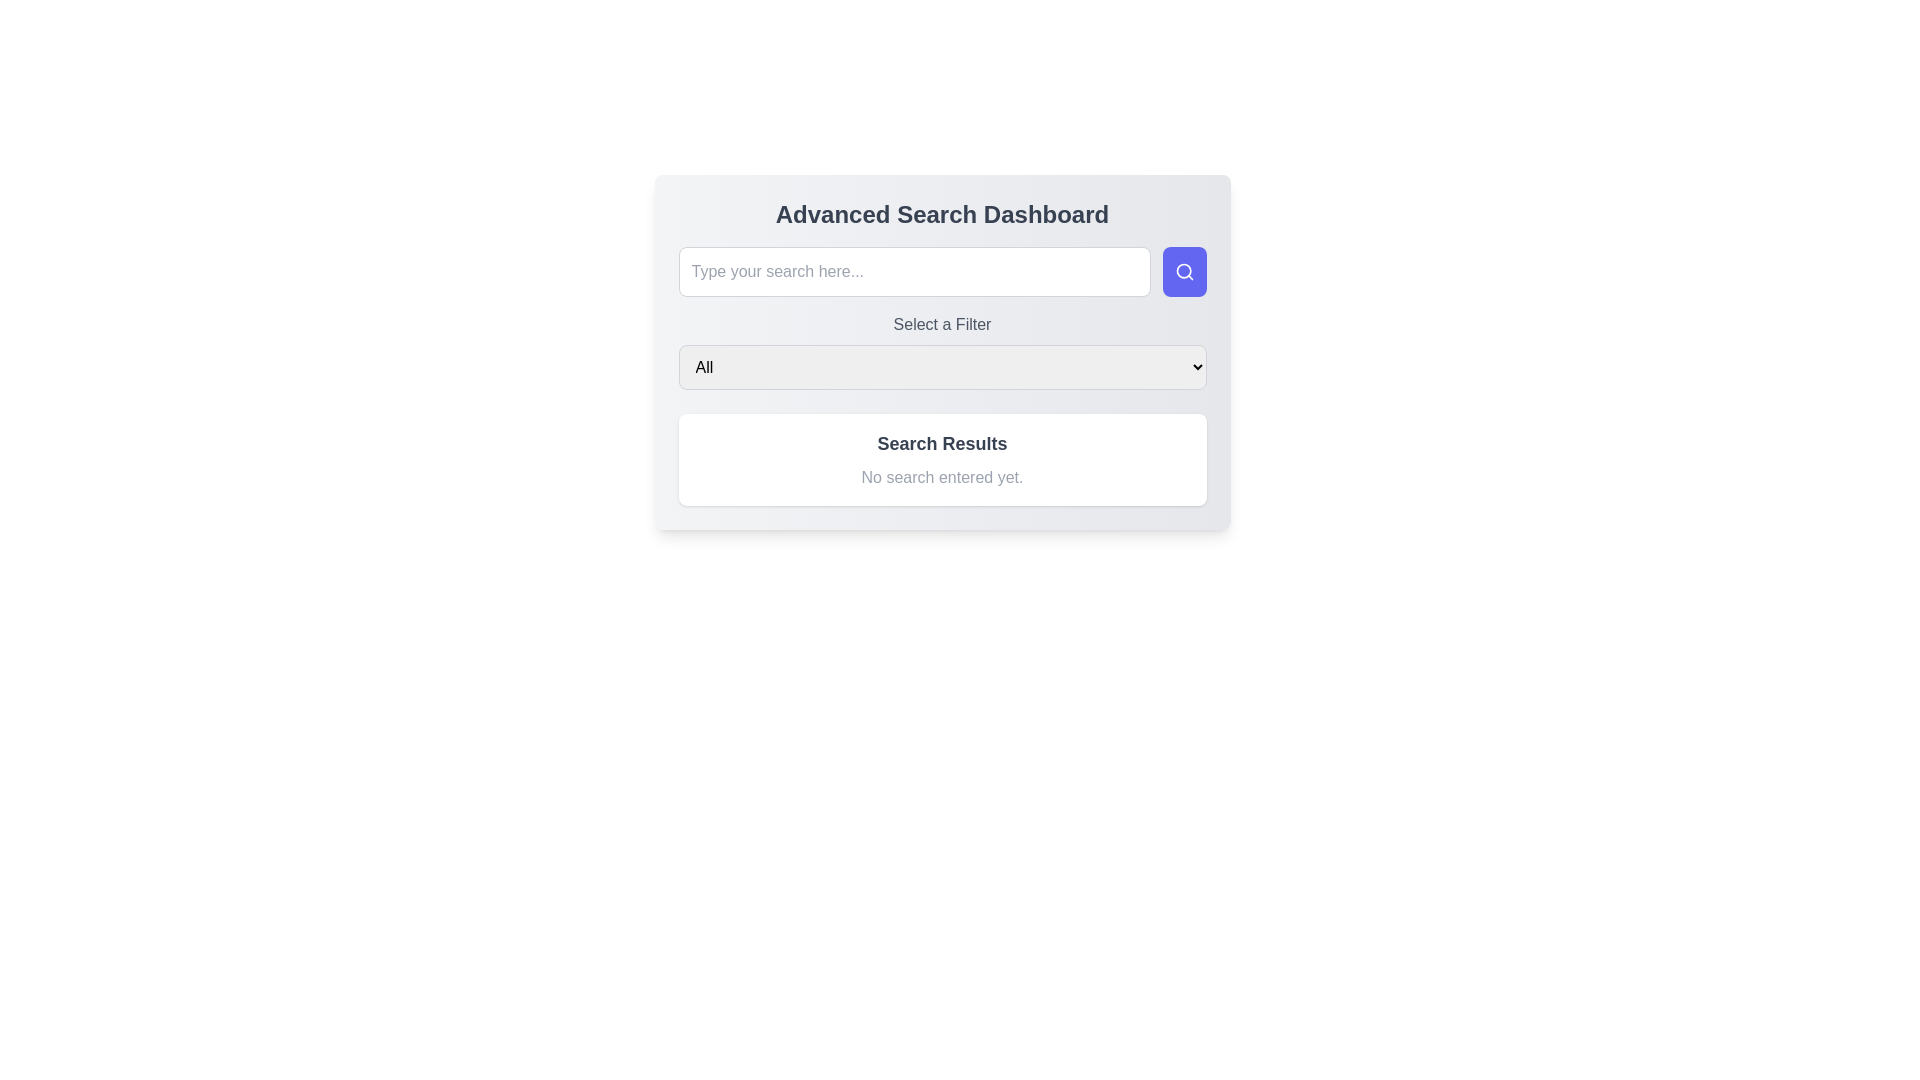 Image resolution: width=1920 pixels, height=1080 pixels. I want to click on the dropdown menu located centrally within the 'Advanced Search Dashboard' card, so click(941, 350).